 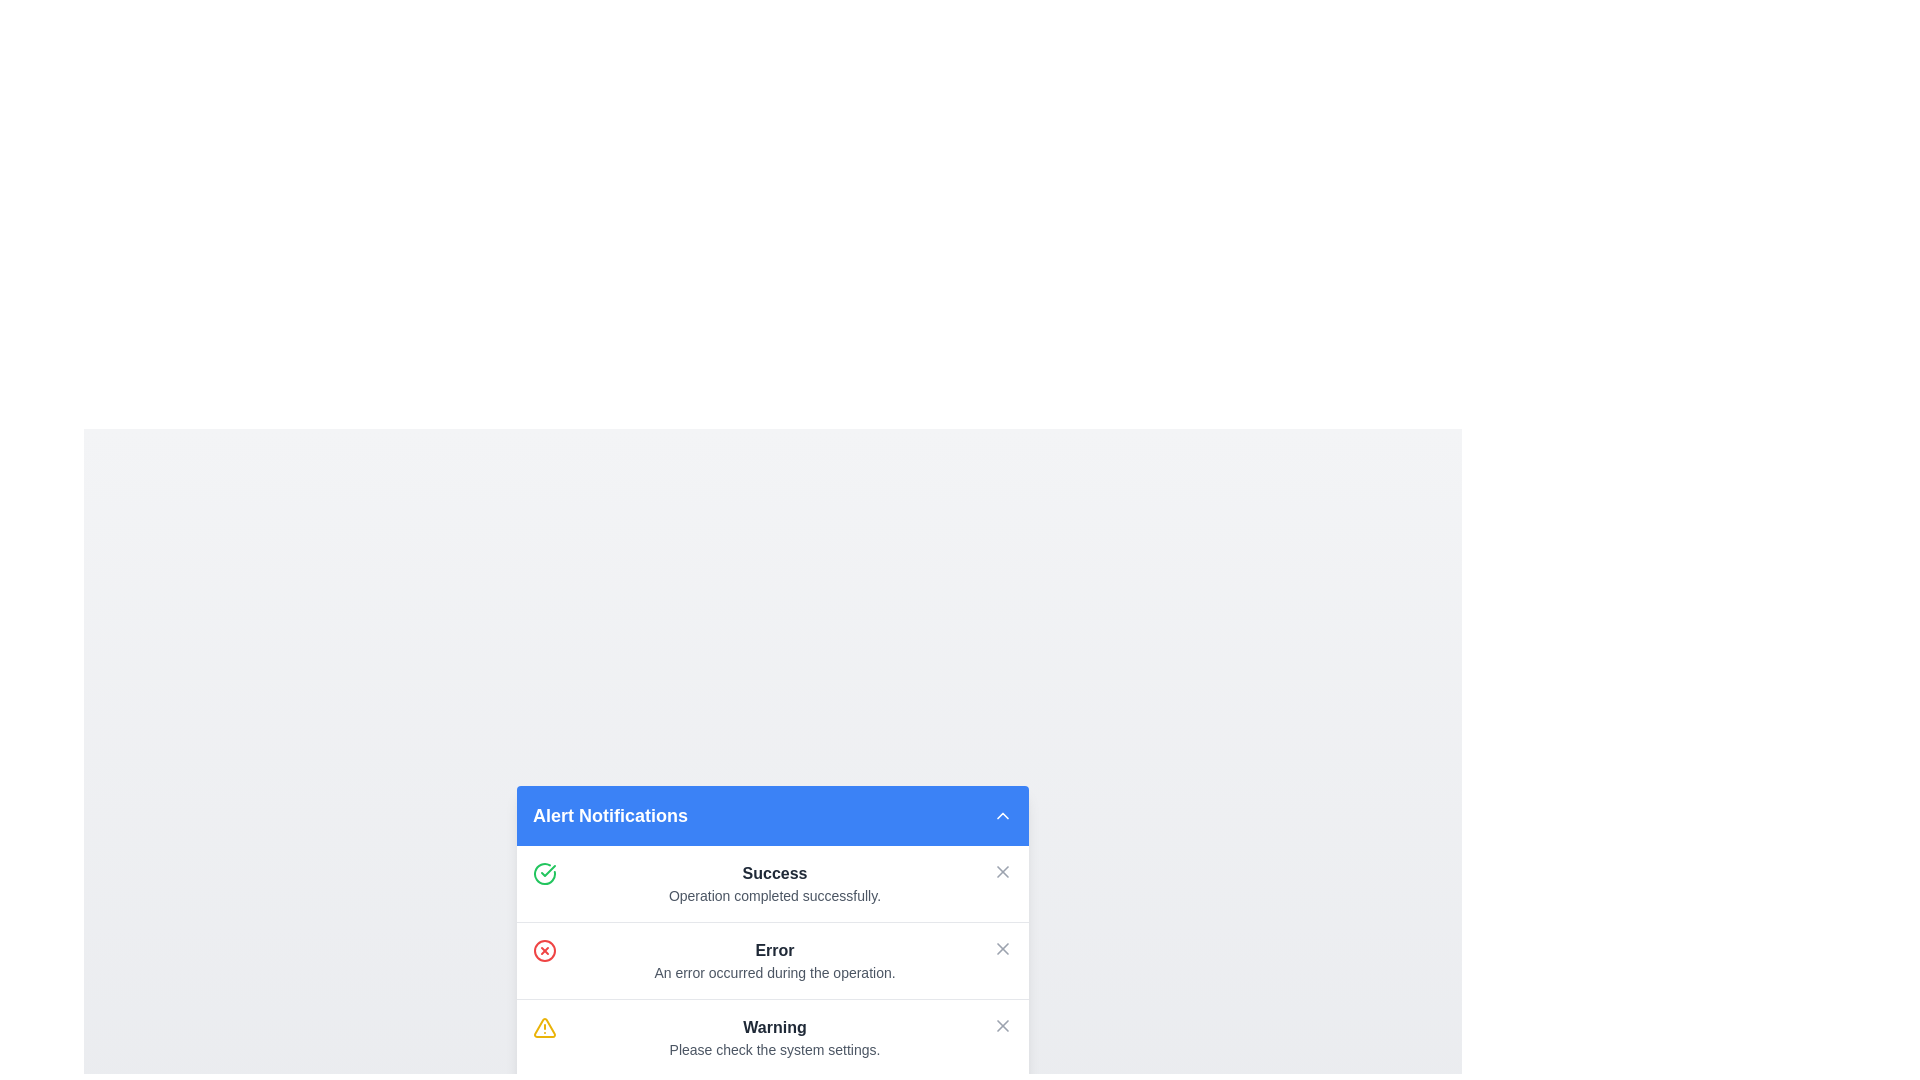 What do you see at coordinates (545, 1026) in the screenshot?
I see `the warning icon located to the left of the 'Warning' title in the third entry of the notification list` at bounding box center [545, 1026].